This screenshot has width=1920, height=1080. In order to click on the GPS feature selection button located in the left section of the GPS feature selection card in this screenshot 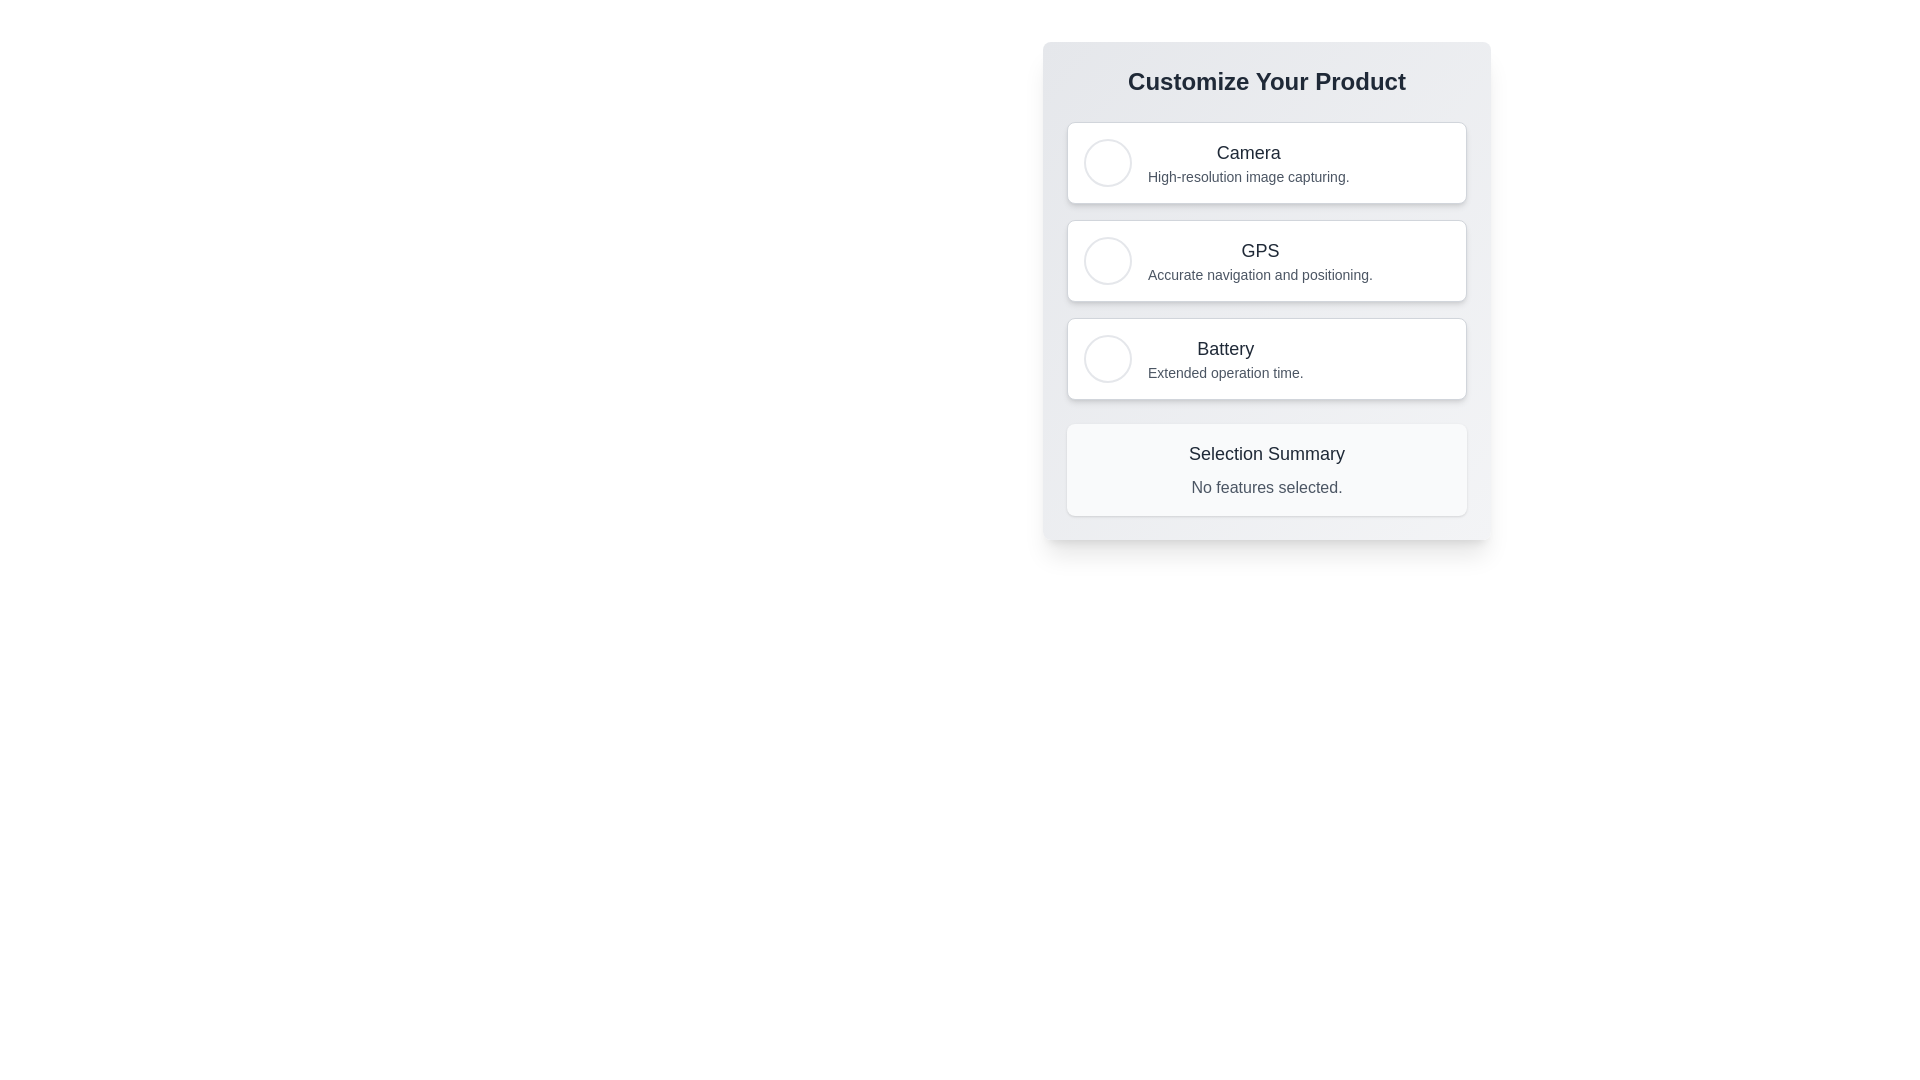, I will do `click(1107, 260)`.